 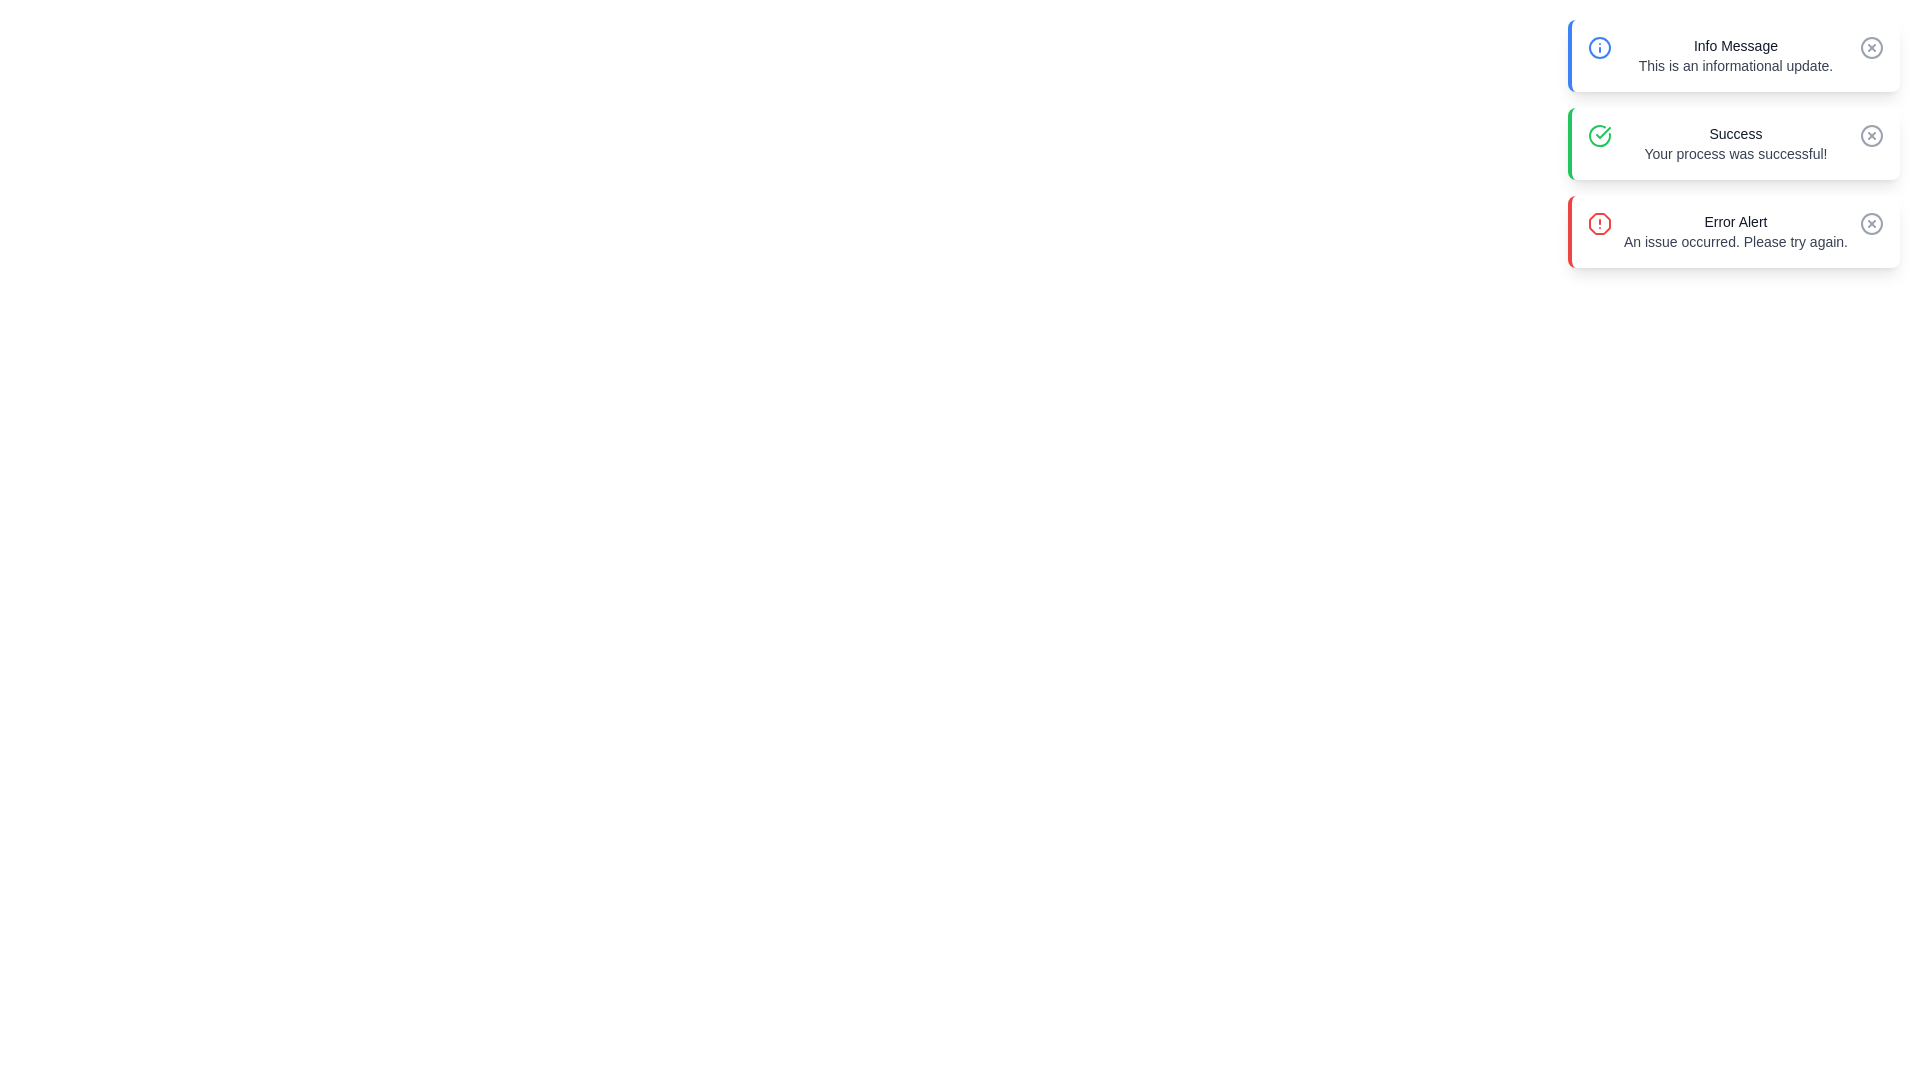 What do you see at coordinates (1871, 223) in the screenshot?
I see `the dismiss button of the 'Error Alert' notification to change its color` at bounding box center [1871, 223].